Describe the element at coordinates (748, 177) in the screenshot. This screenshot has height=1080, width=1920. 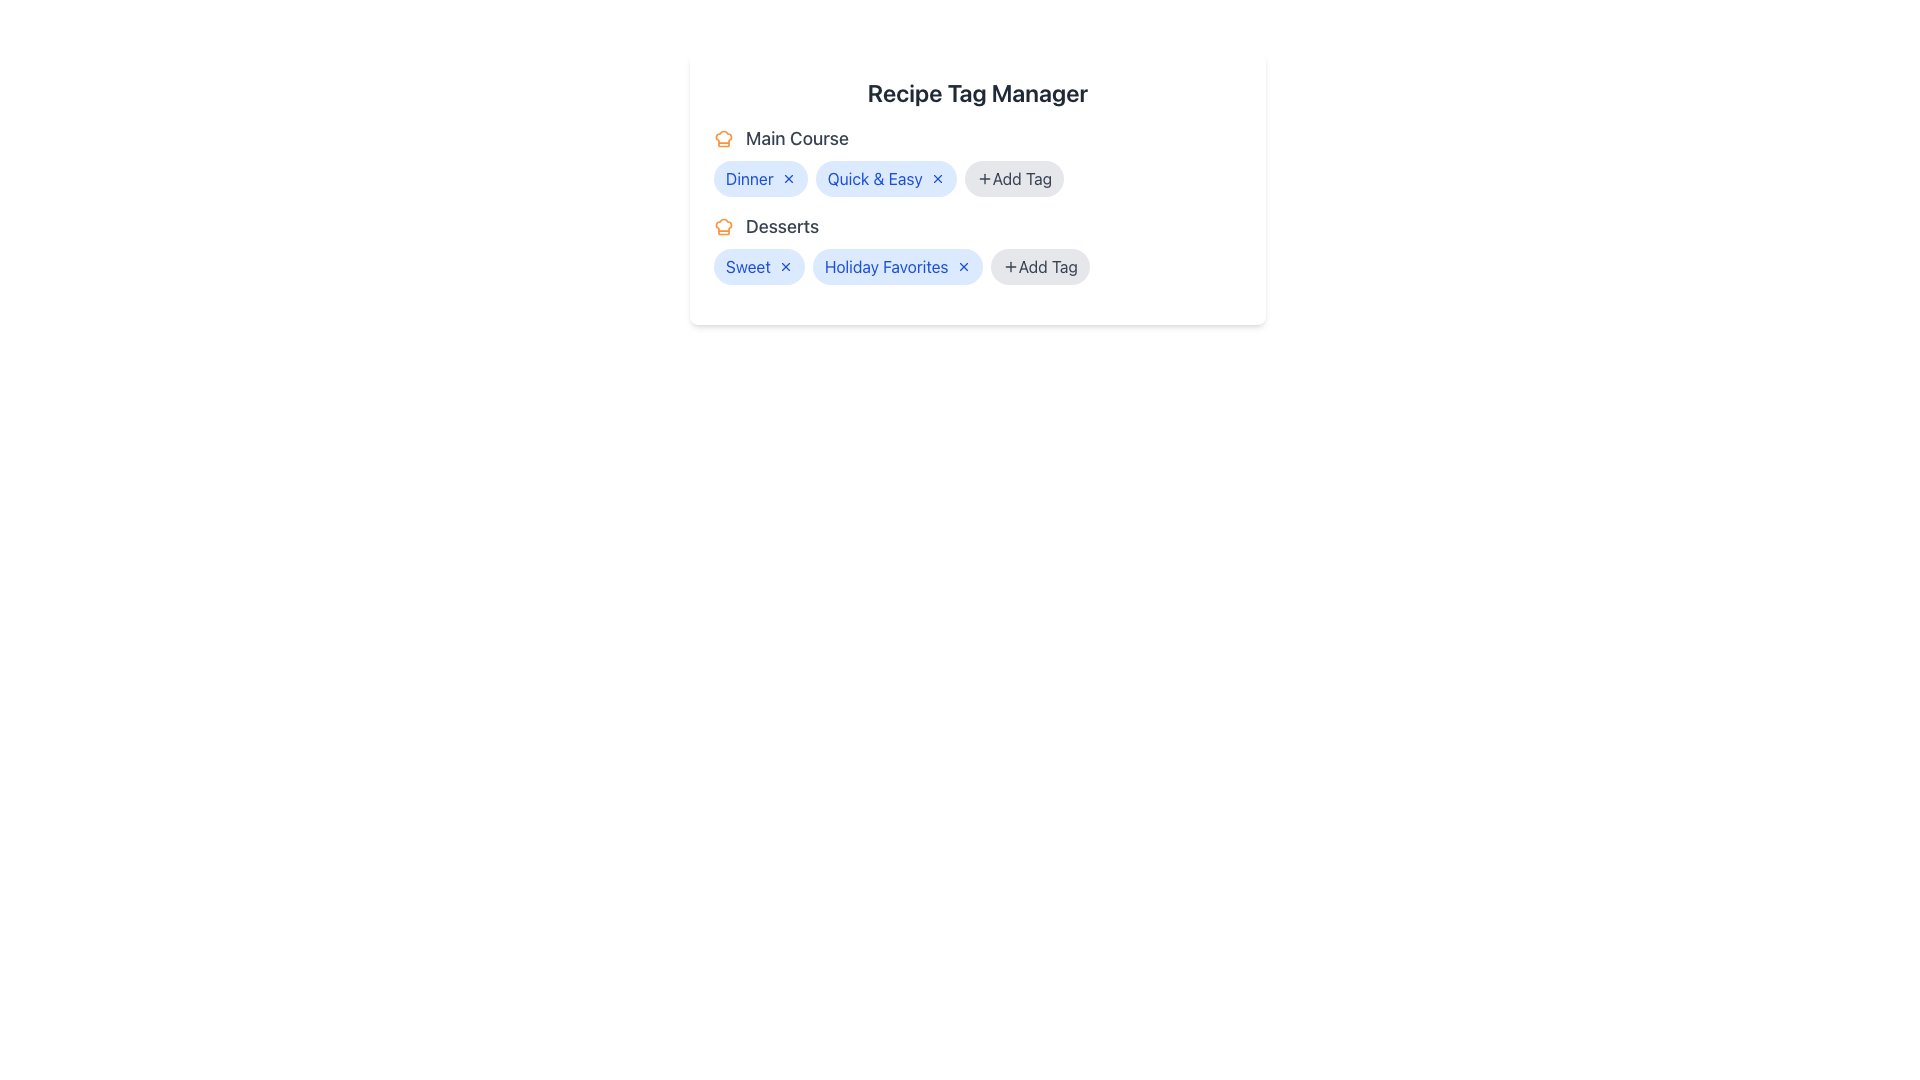
I see `the text label displaying 'Dinner' which is styled with a blue font and is located under the 'Main Course' heading, positioned next to 'Quick & Easy'` at that location.